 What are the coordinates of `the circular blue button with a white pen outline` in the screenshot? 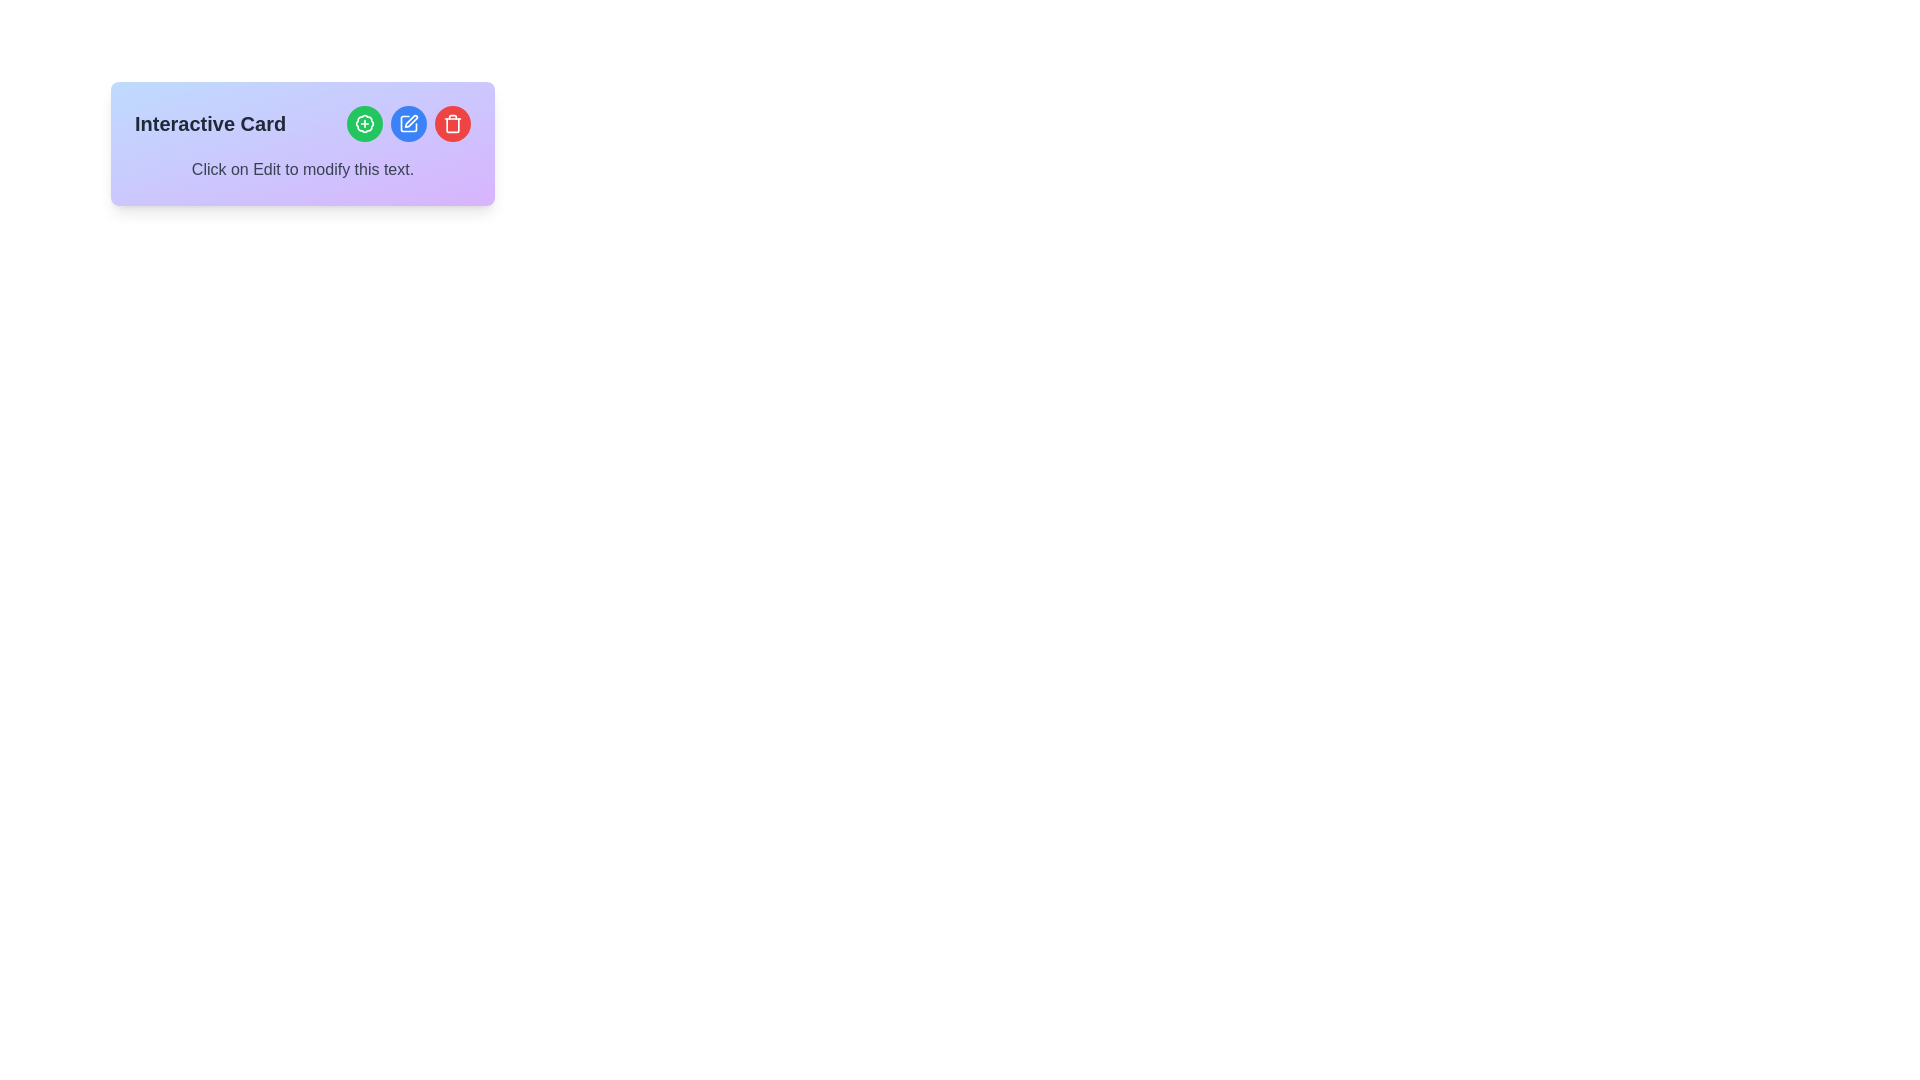 It's located at (407, 123).